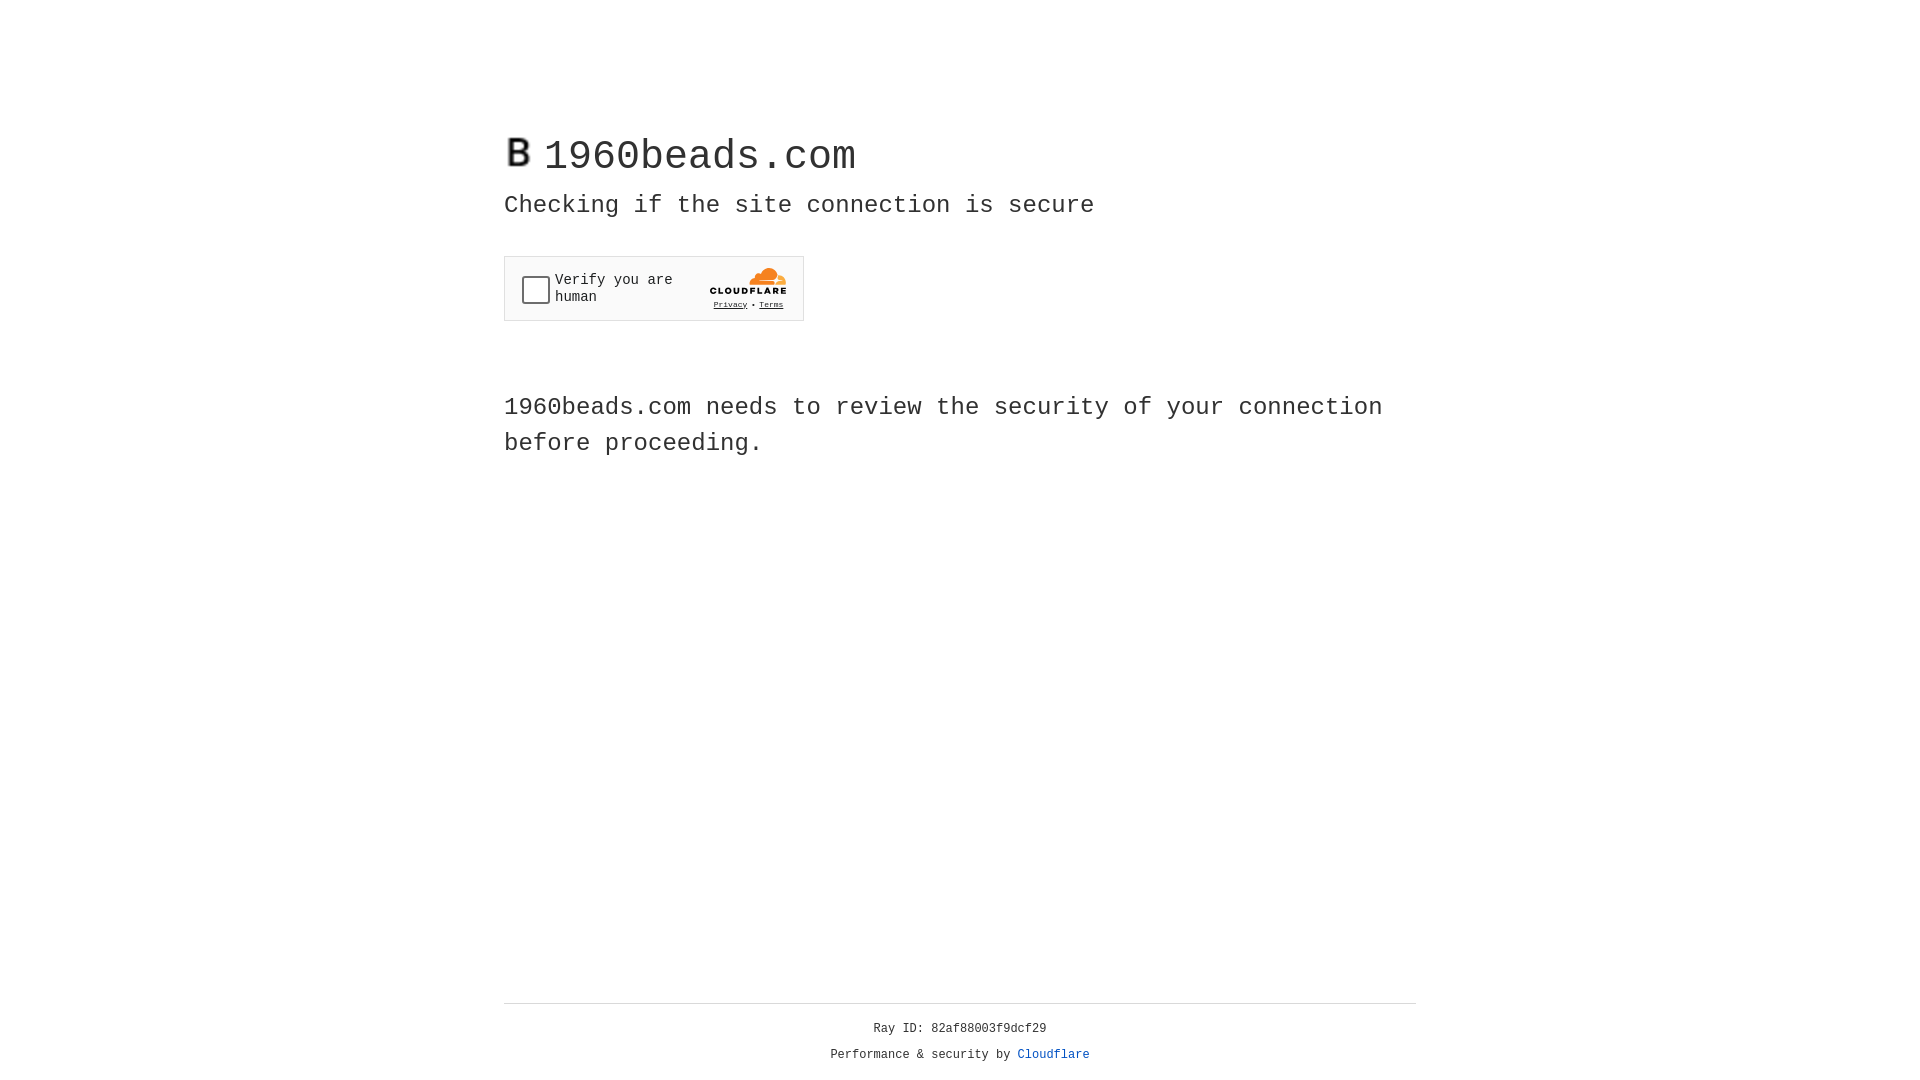  I want to click on 'Cloudflare', so click(1017, 1054).